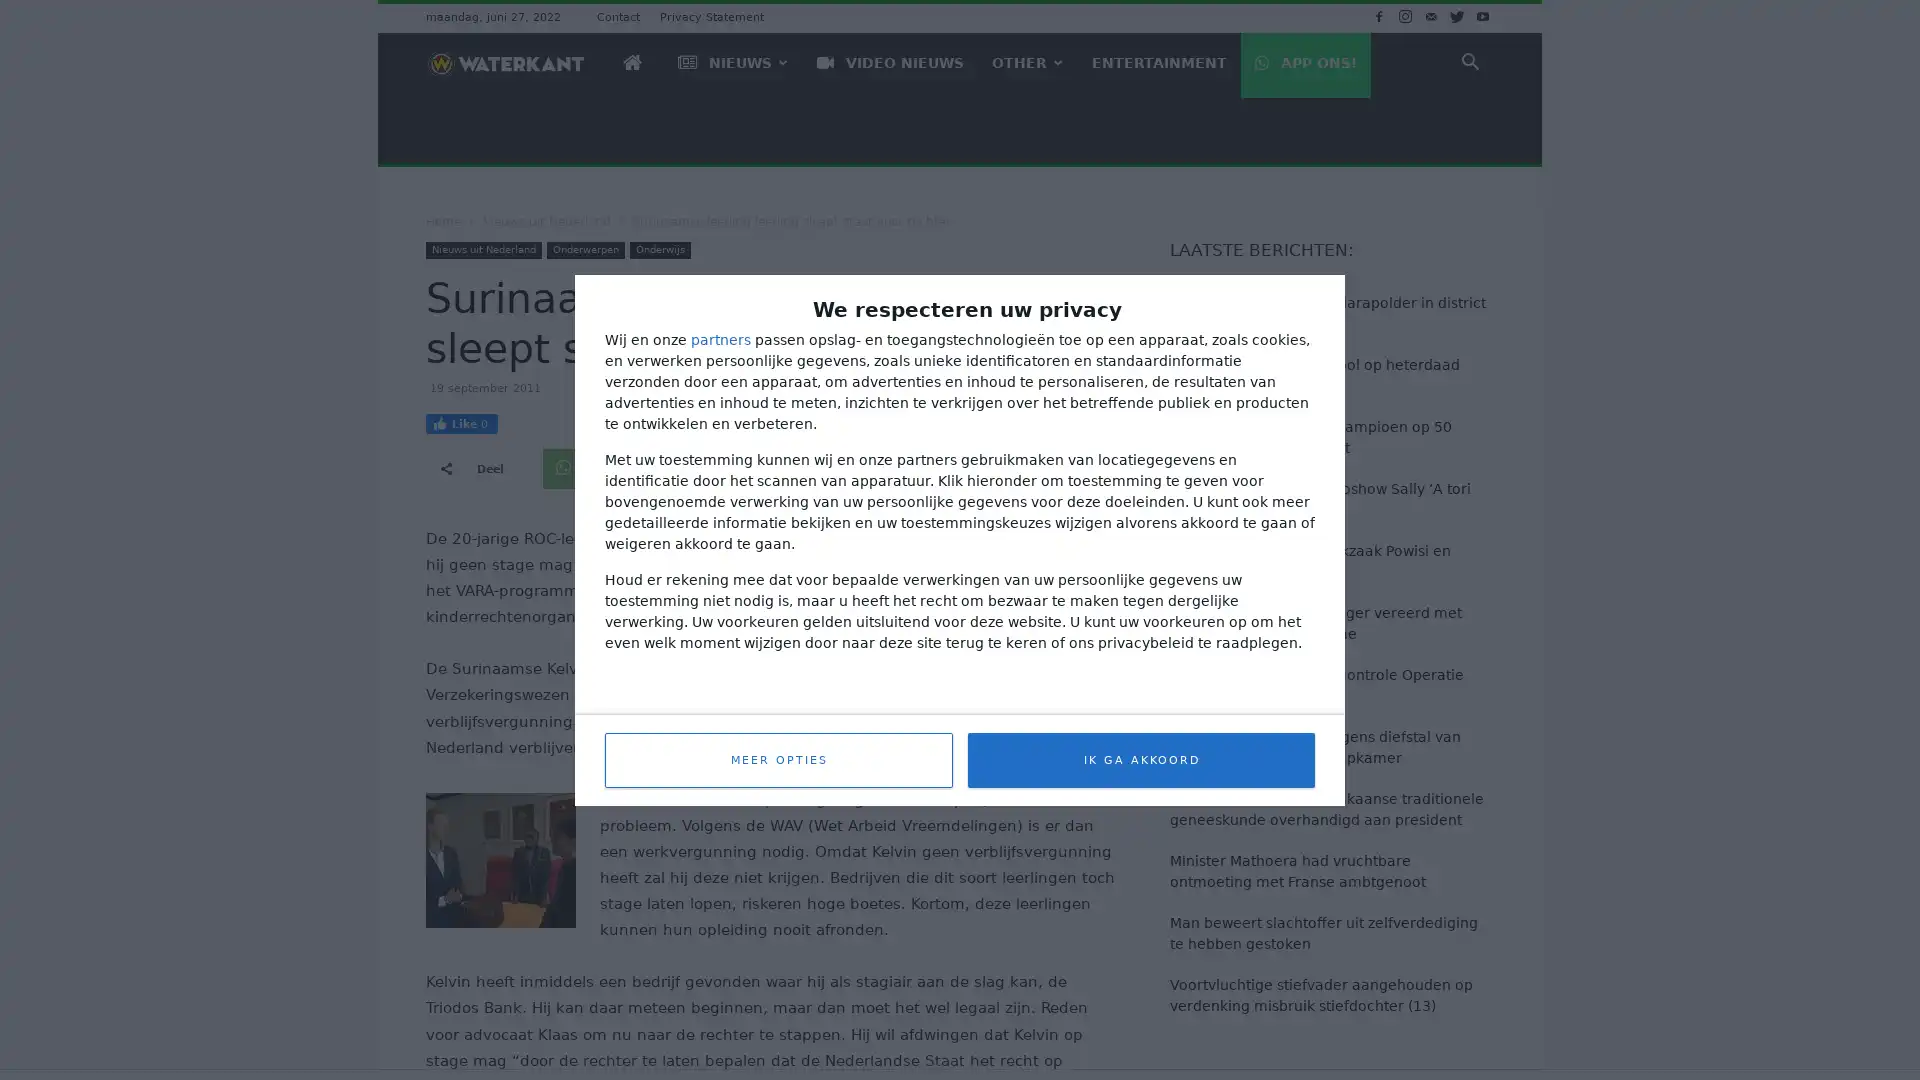  What do you see at coordinates (777, 759) in the screenshot?
I see `MEER OPTIES` at bounding box center [777, 759].